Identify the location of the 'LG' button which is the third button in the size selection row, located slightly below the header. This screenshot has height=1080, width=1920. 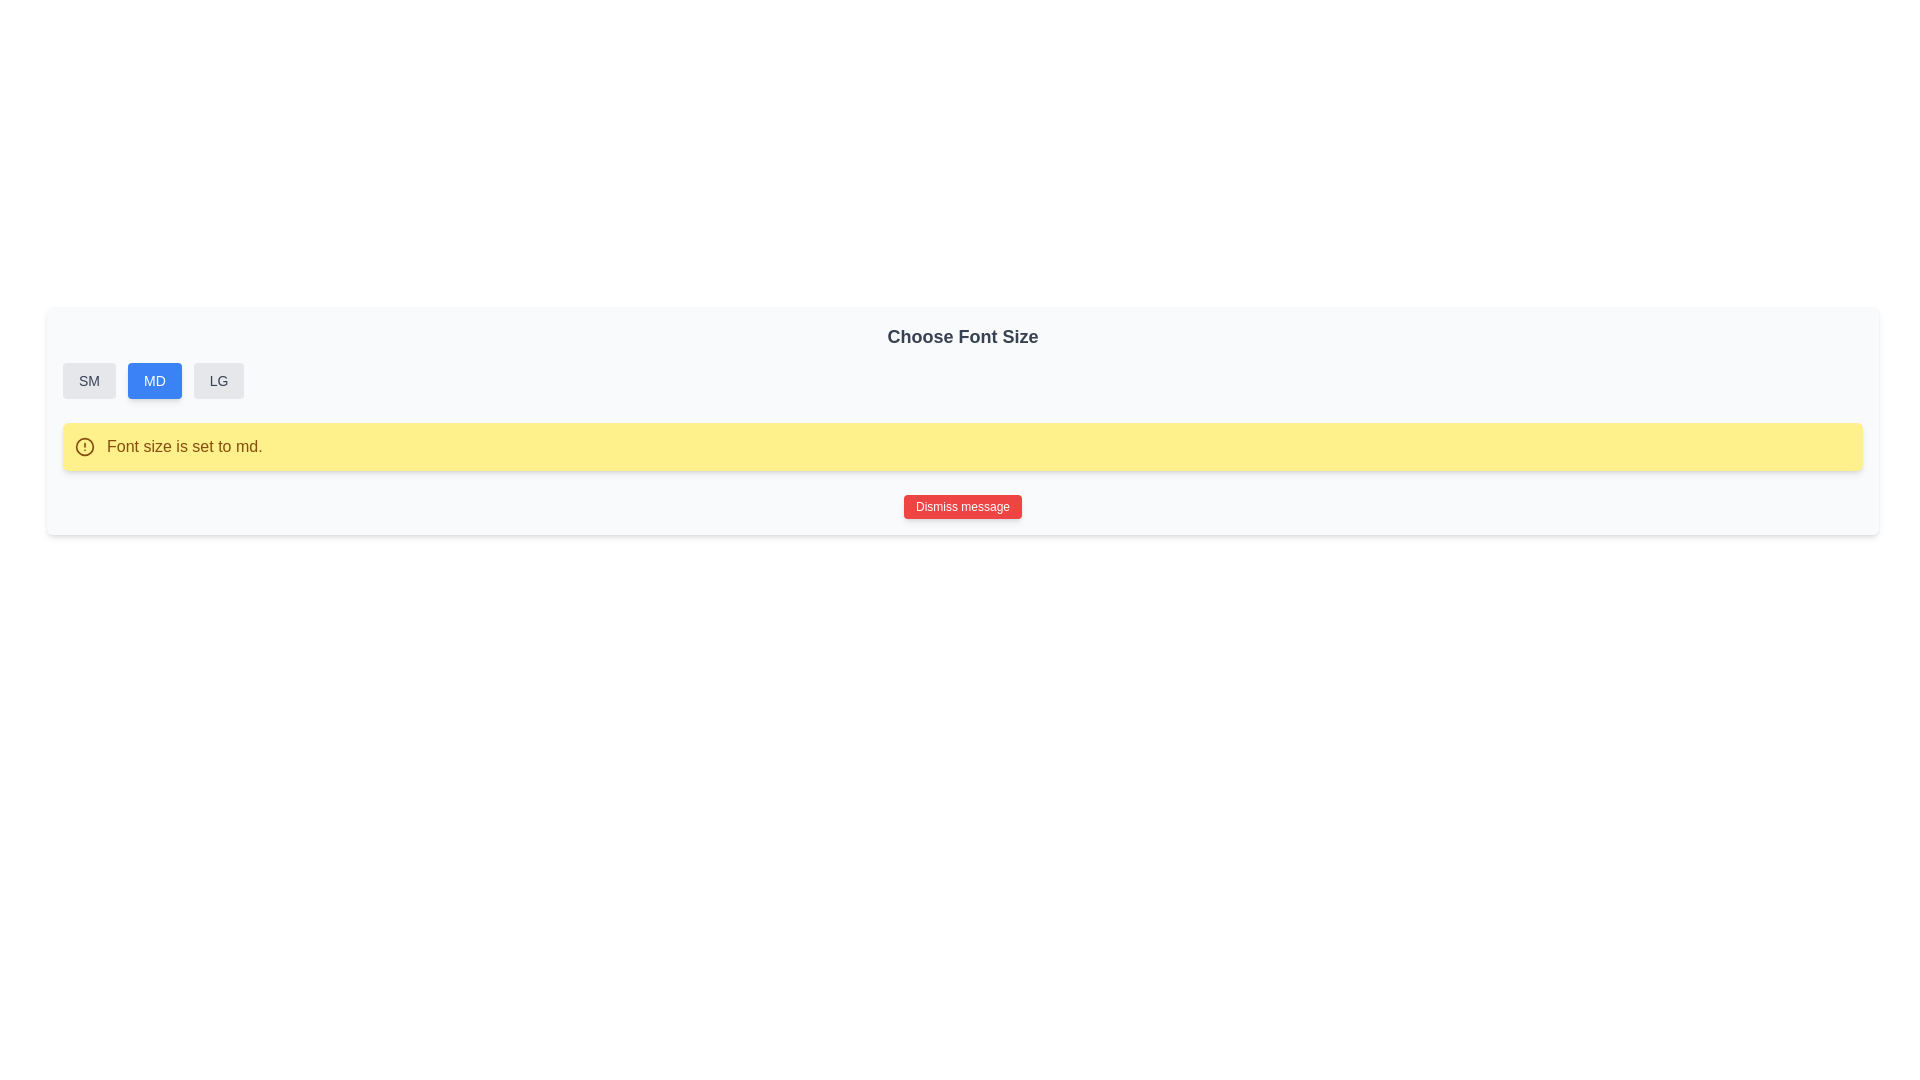
(219, 381).